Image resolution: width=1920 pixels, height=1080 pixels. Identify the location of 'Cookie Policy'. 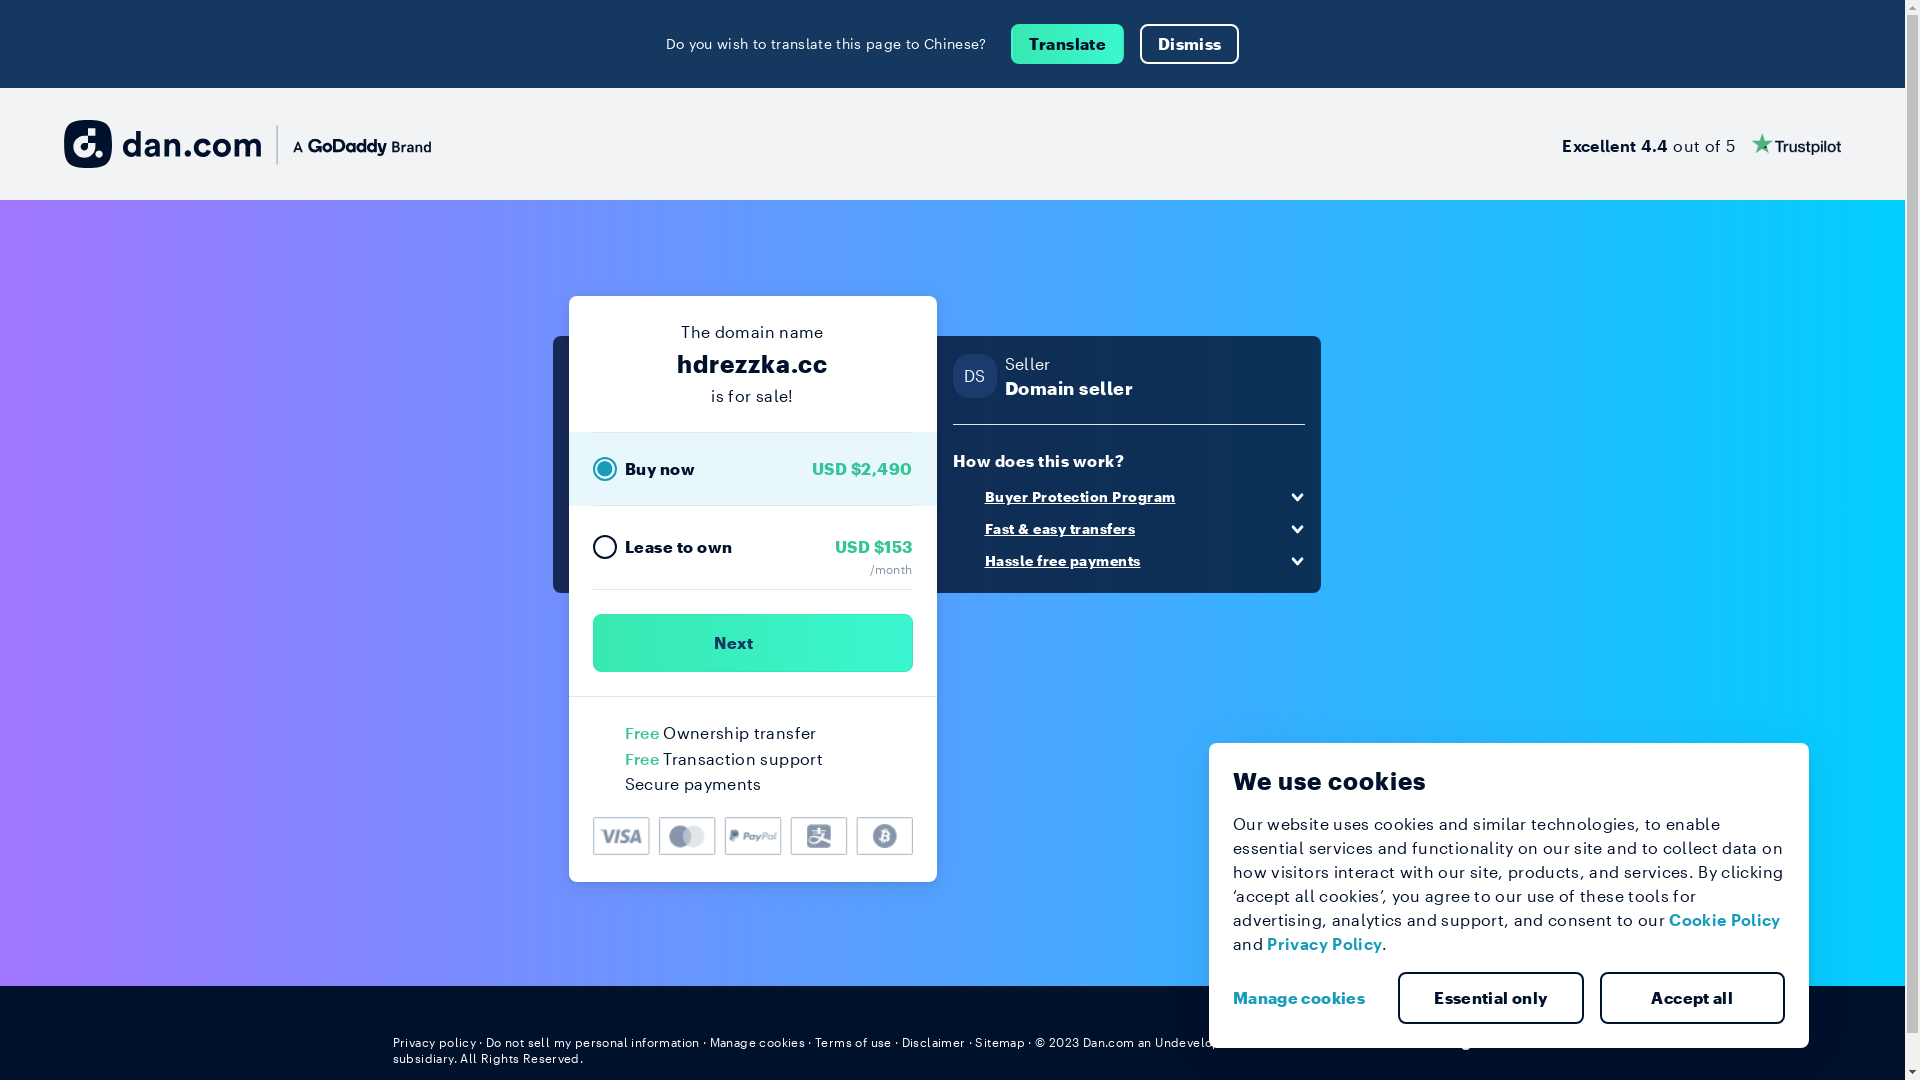
(1723, 919).